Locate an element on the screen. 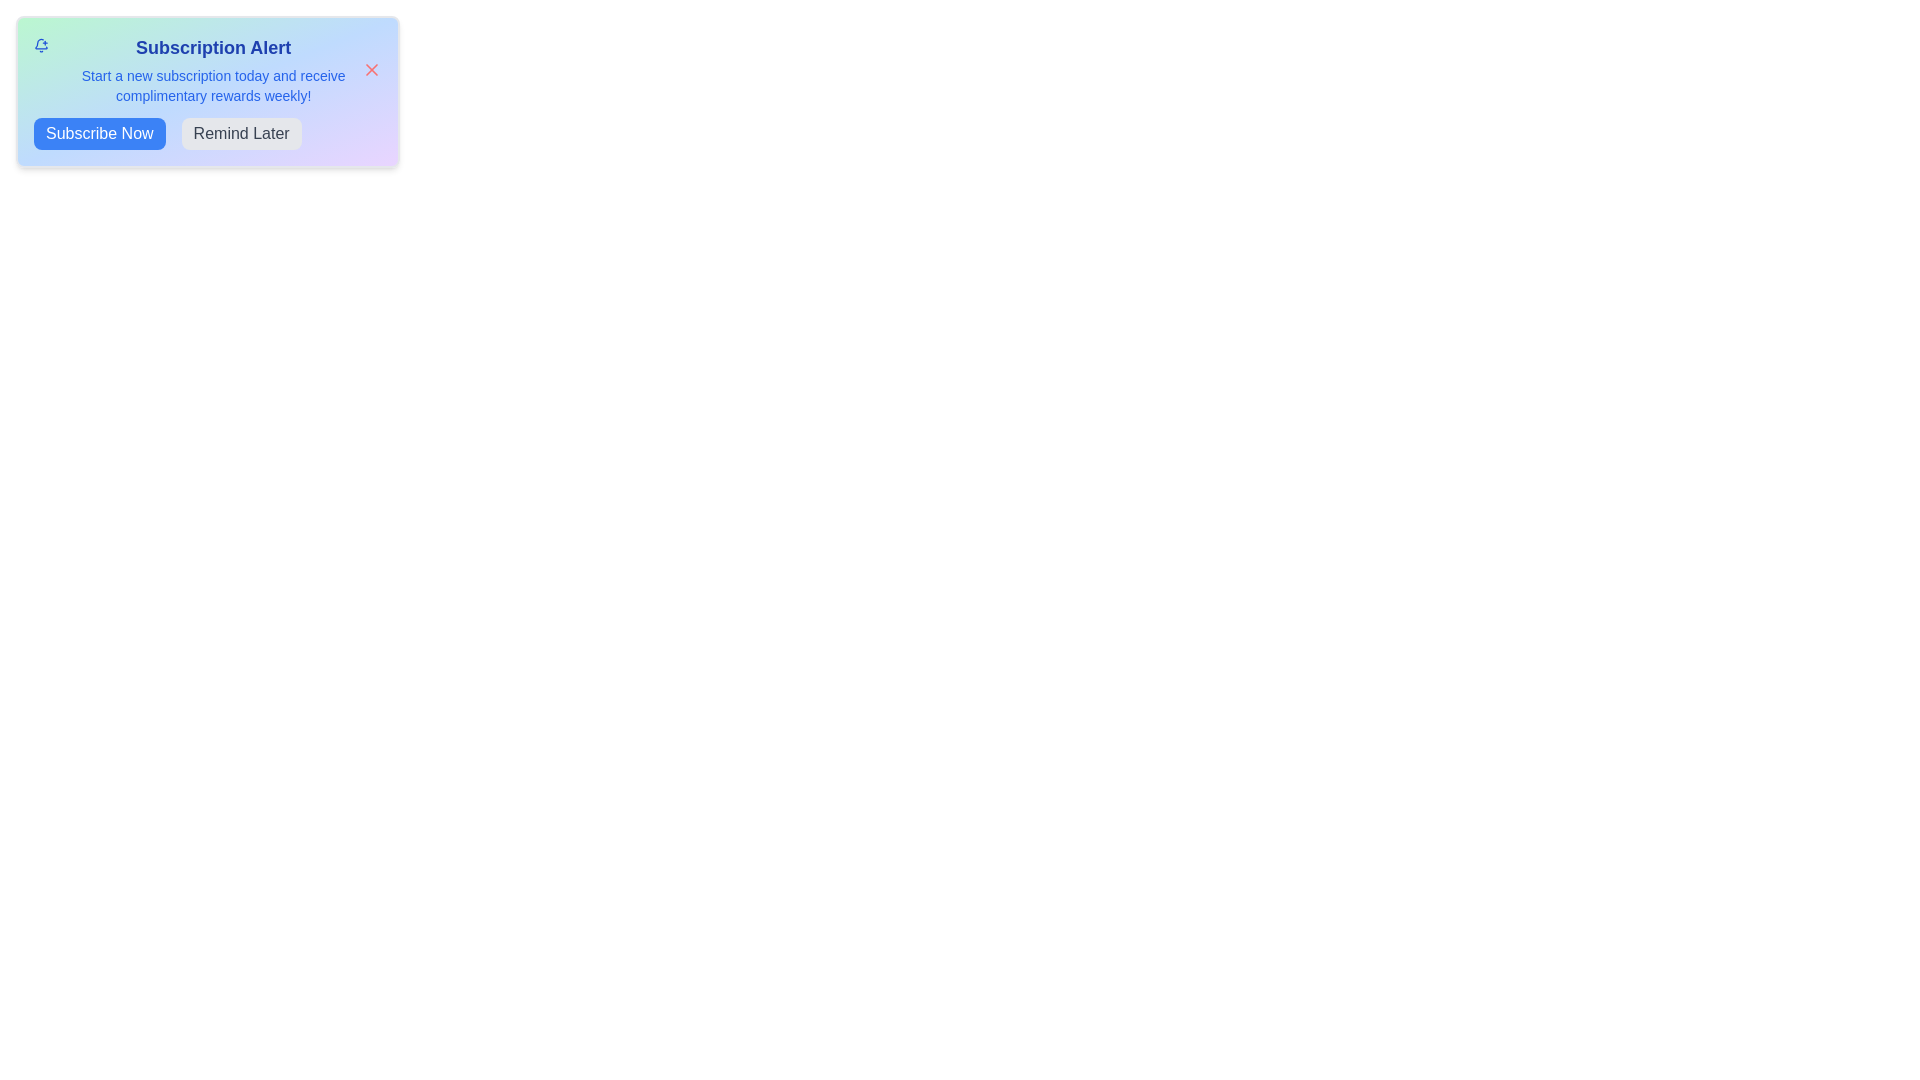  'Subscribe Now' button is located at coordinates (98, 134).